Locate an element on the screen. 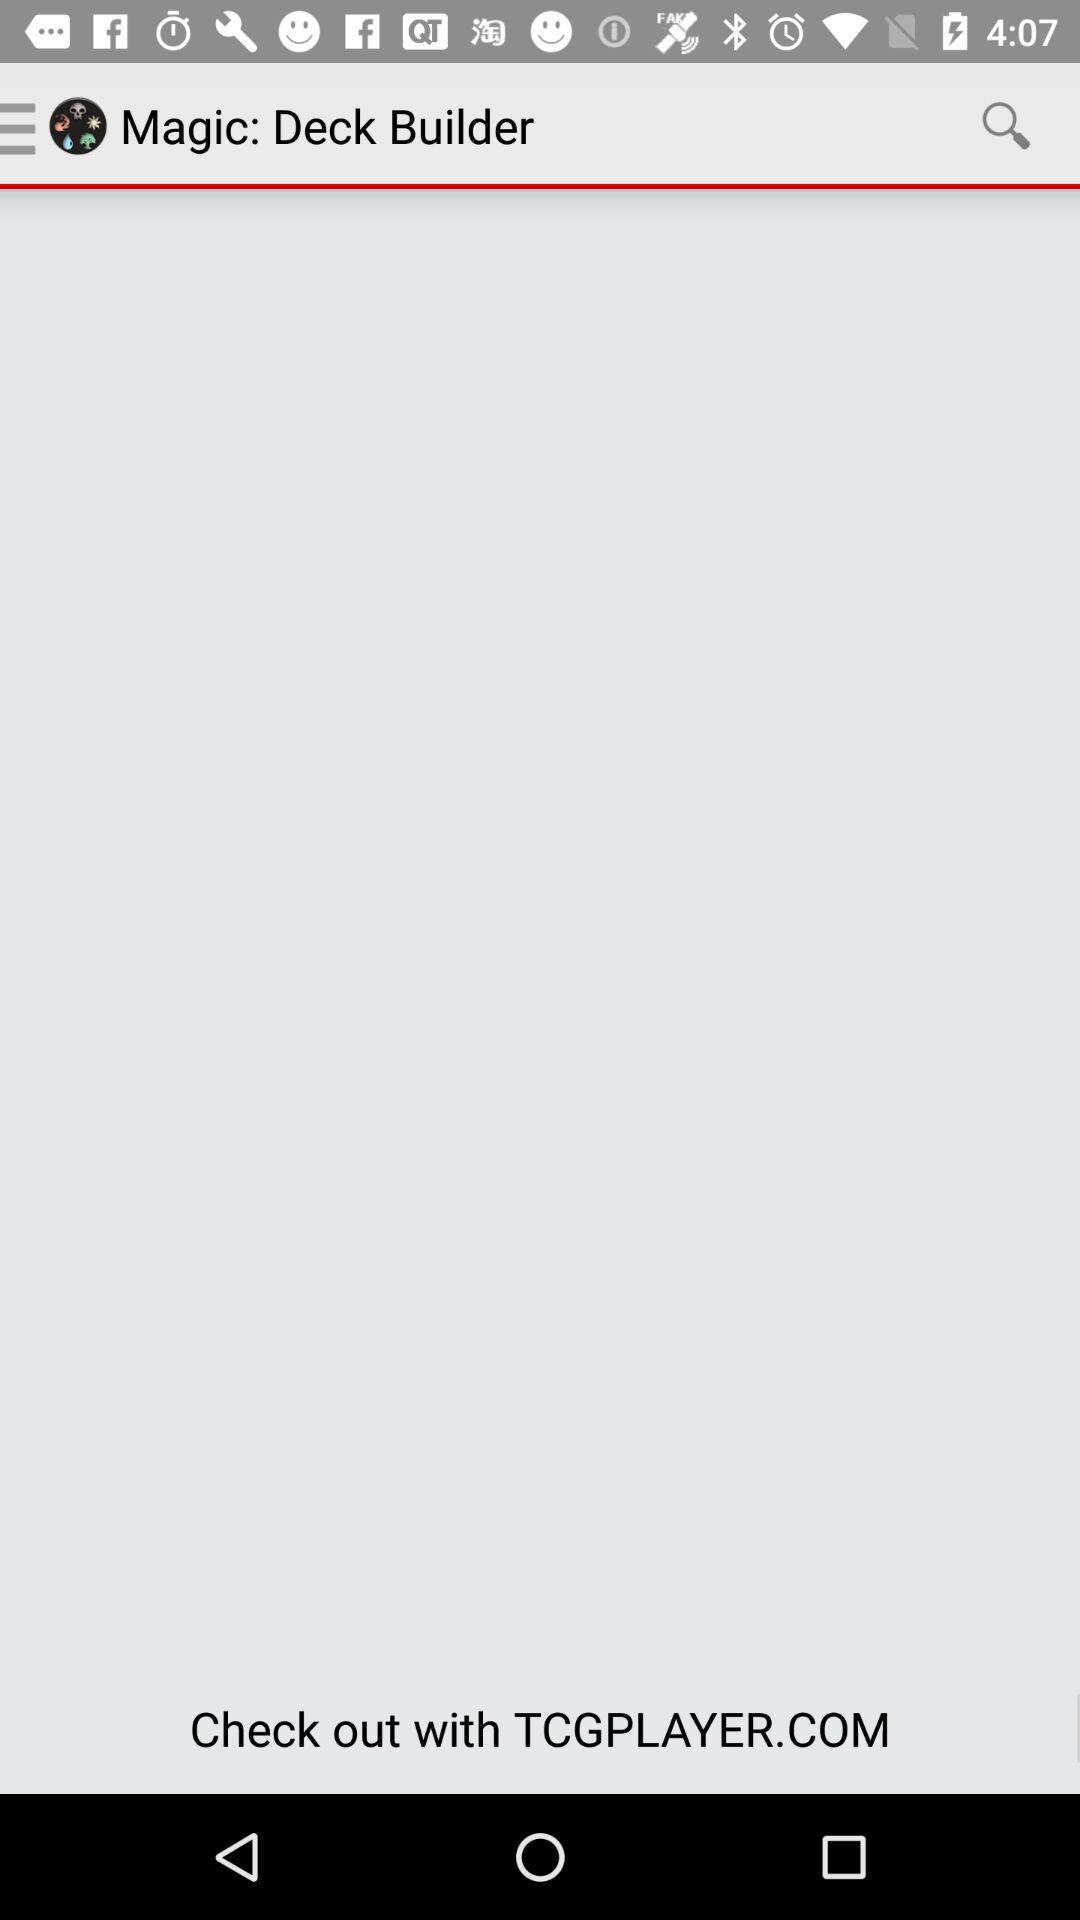 This screenshot has height=1920, width=1080. the button at the bottom is located at coordinates (540, 1727).